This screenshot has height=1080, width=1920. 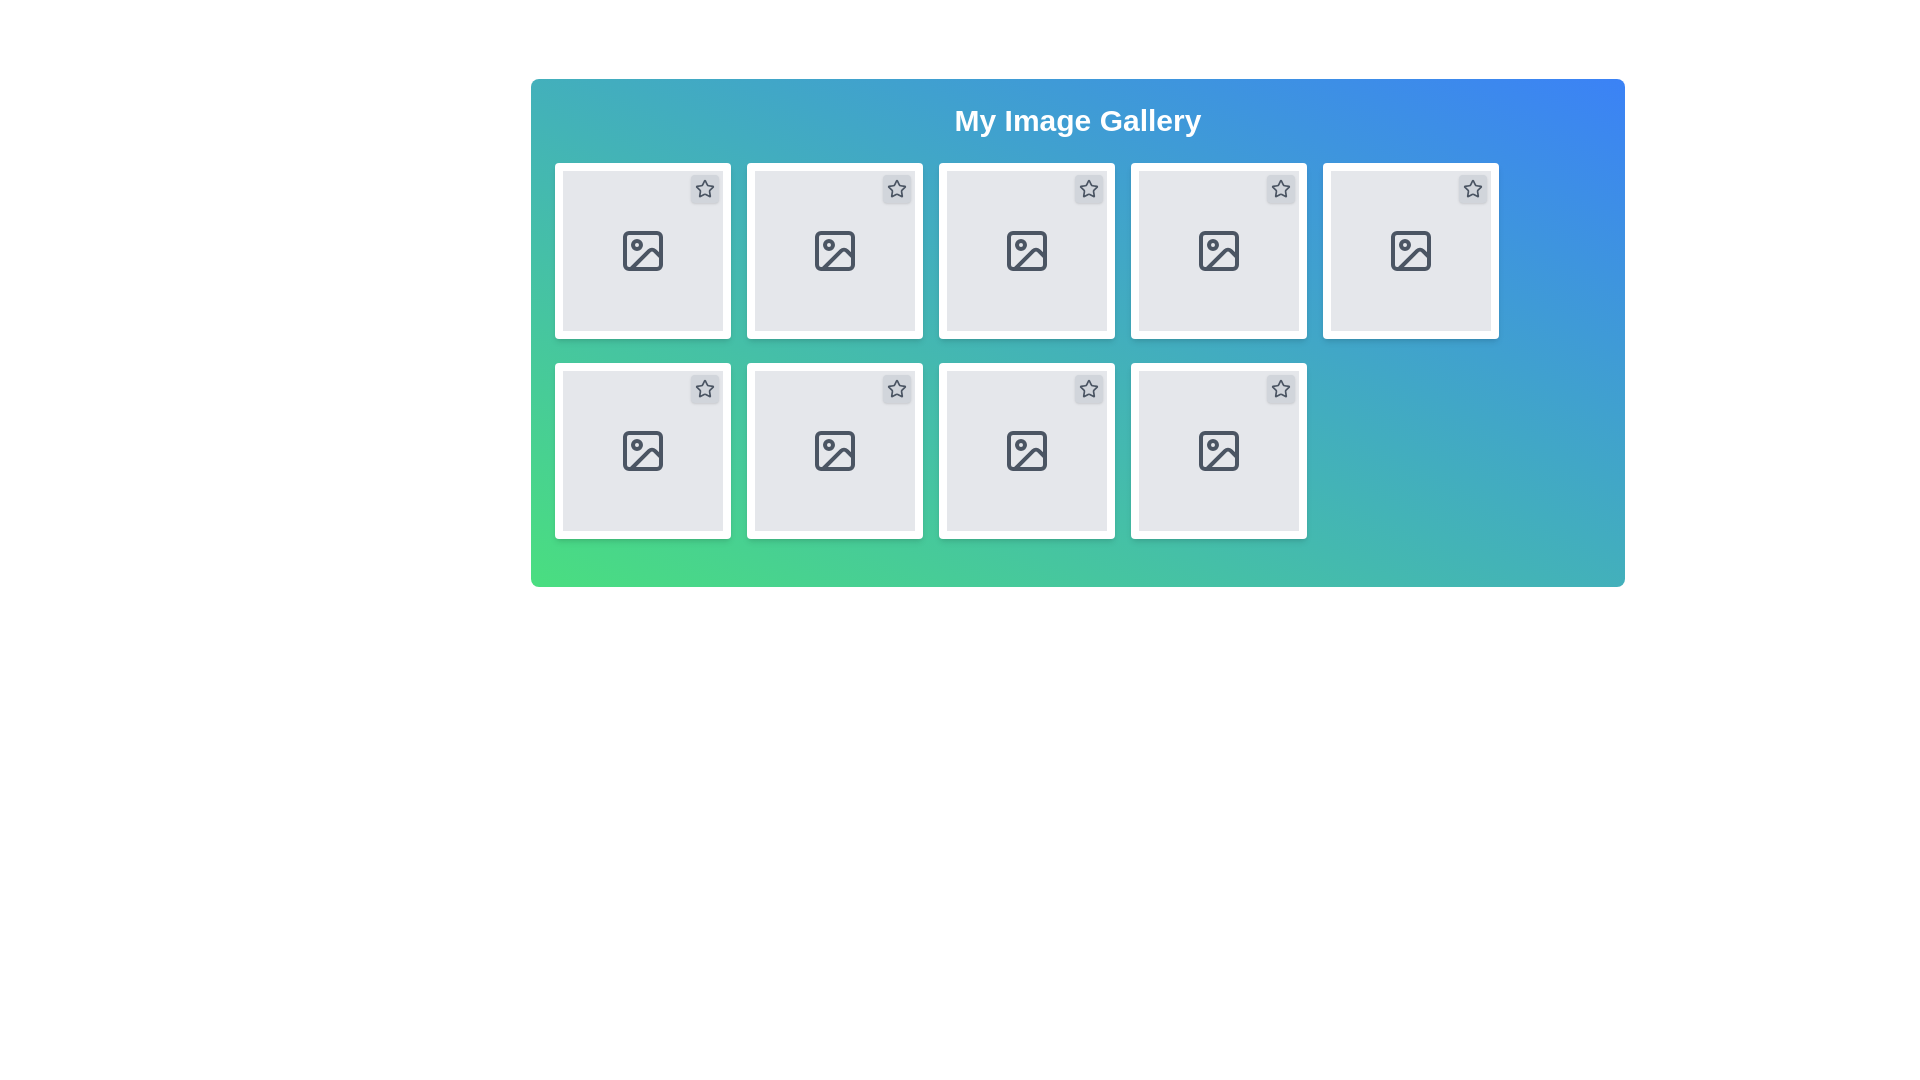 What do you see at coordinates (896, 389) in the screenshot?
I see `the interactive button located in the top-right corner of the white square tile in the first row, fourth column of the grid layout to trigger the hover effect` at bounding box center [896, 389].